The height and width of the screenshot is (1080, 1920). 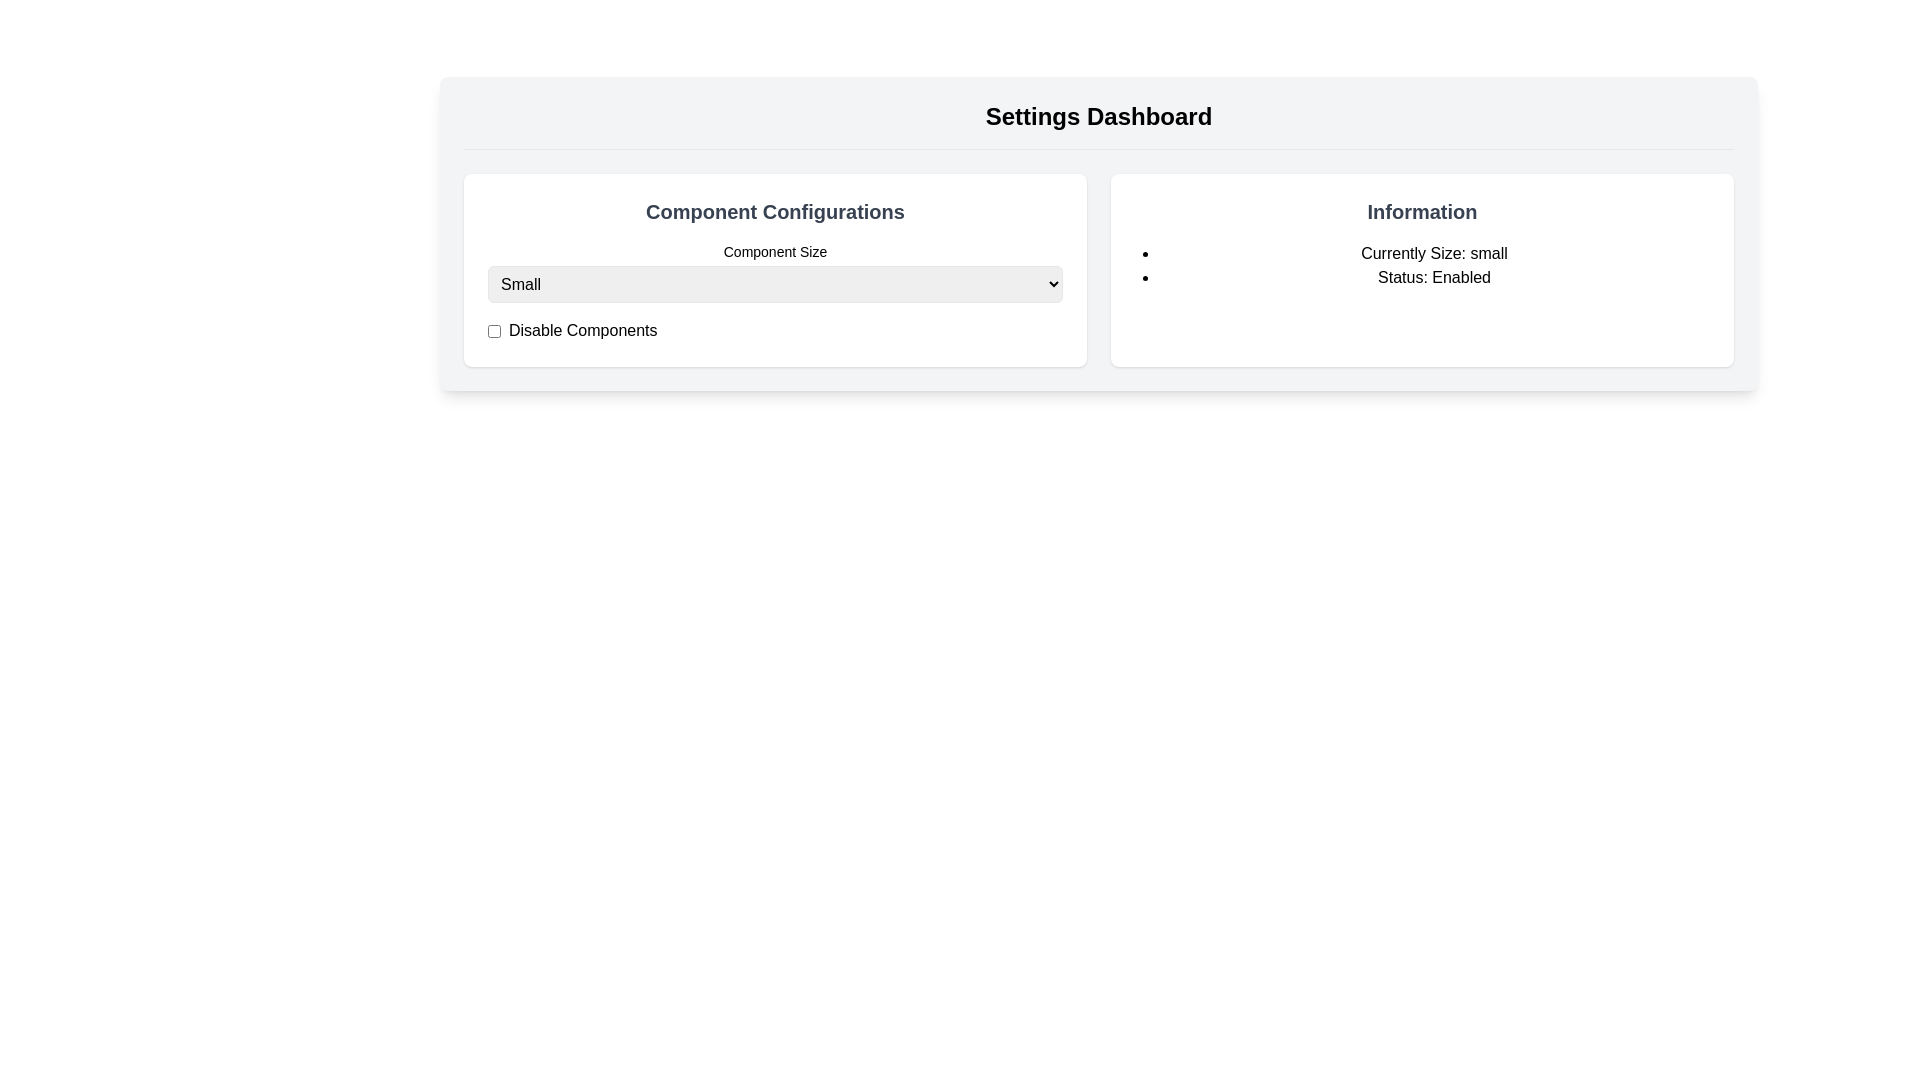 I want to click on the static text display element that conveys the status information of the component, which currently shows 'Enabled', located below the 'Currently Size: small' item in the right panel under the 'Information' section, so click(x=1433, y=277).